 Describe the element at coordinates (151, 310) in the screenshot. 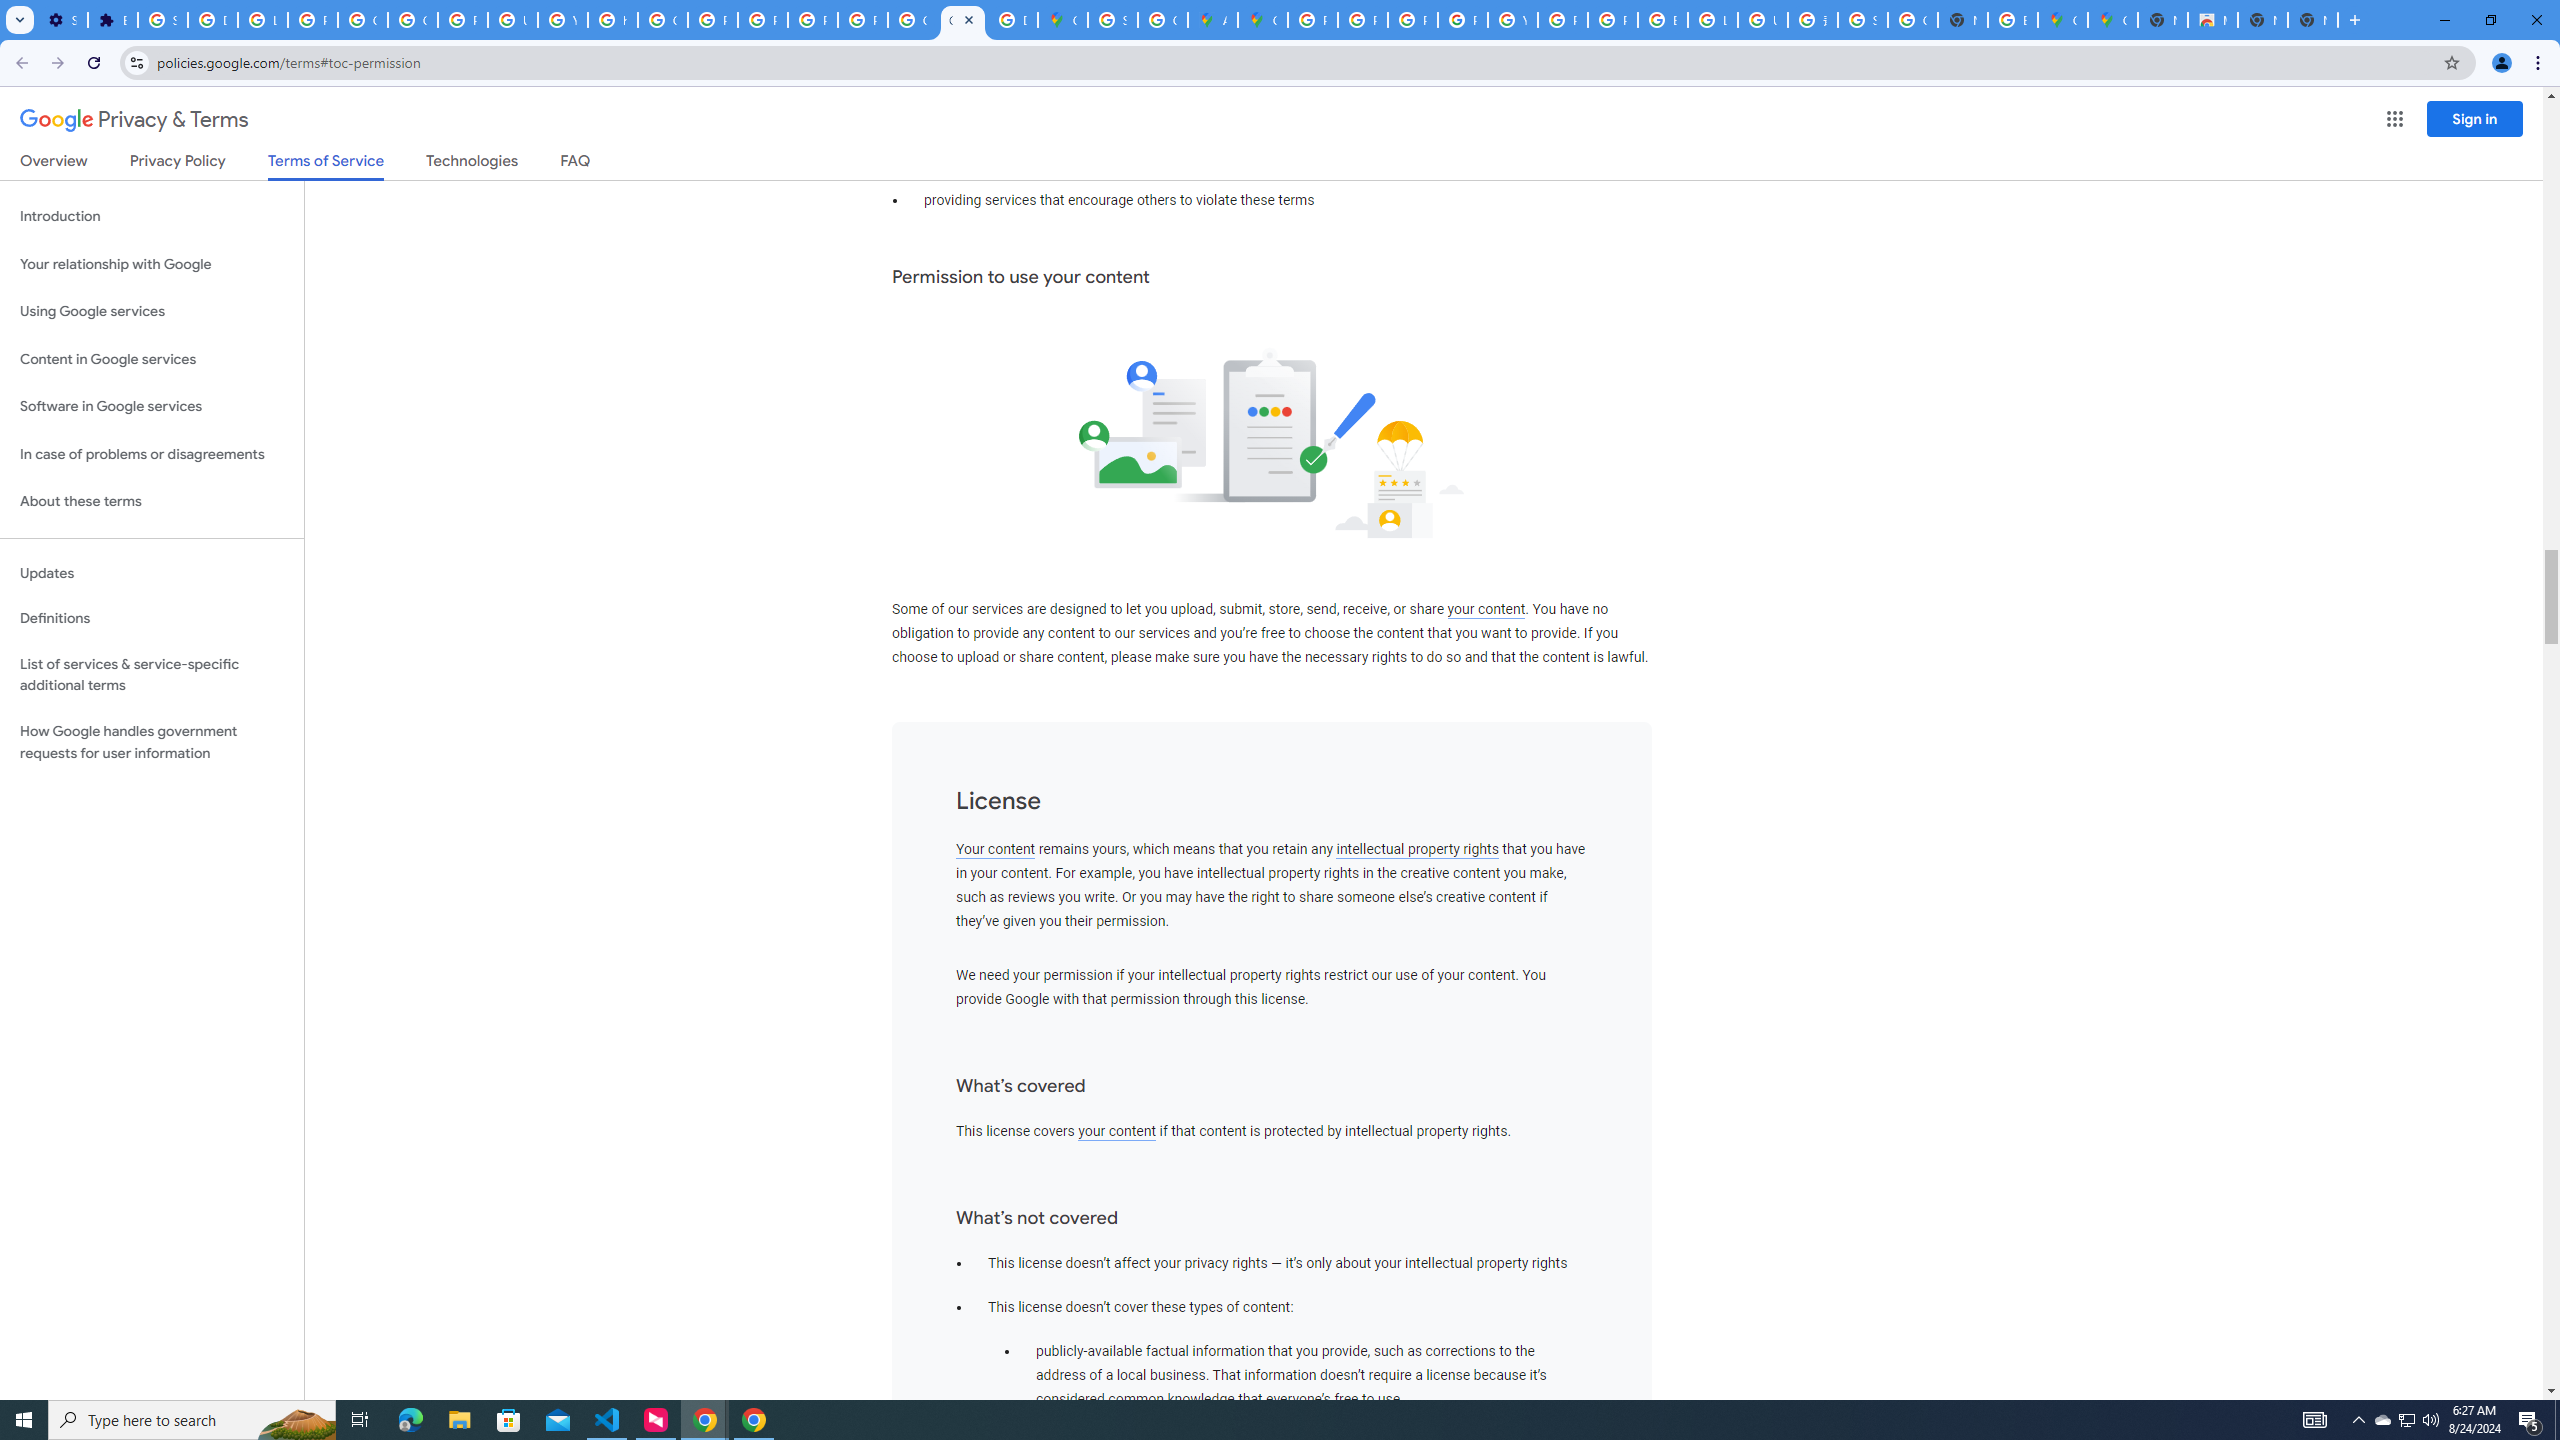

I see `'Using Google services'` at that location.